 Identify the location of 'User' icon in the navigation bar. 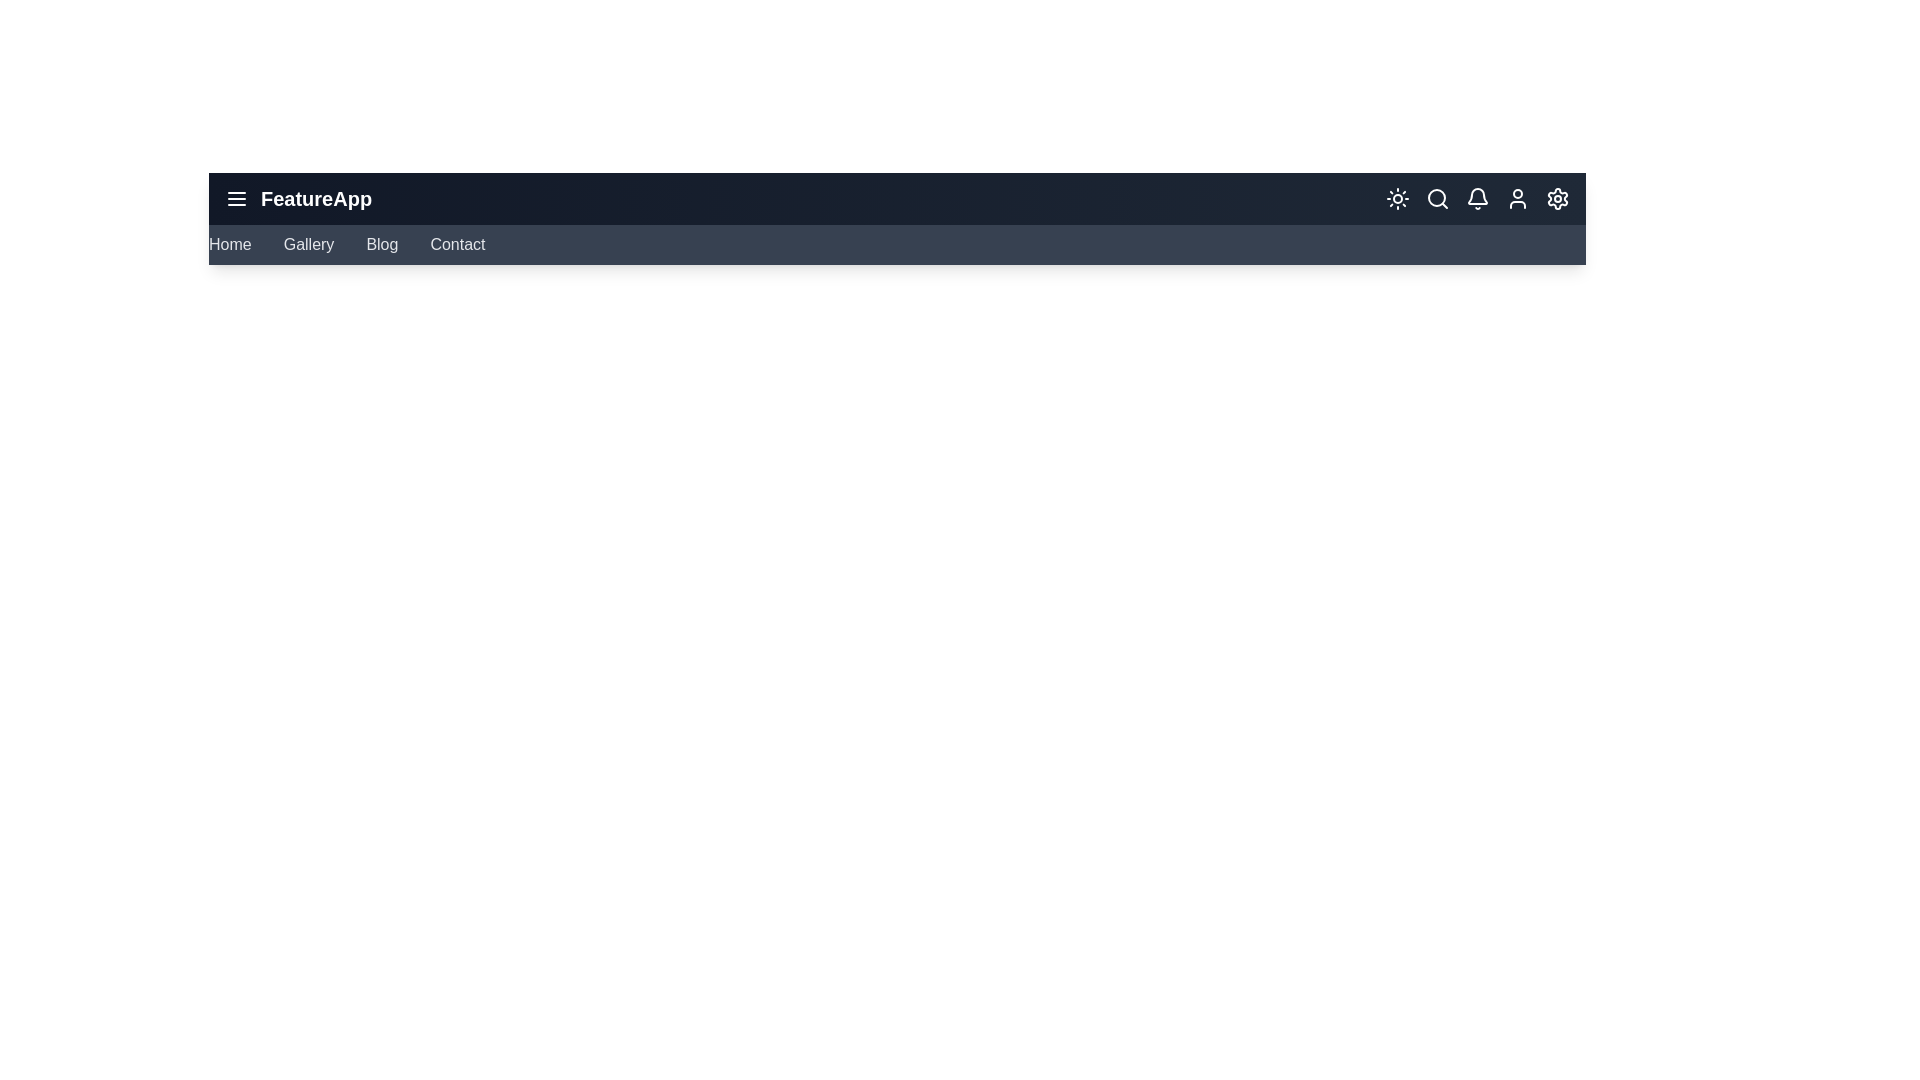
(1517, 199).